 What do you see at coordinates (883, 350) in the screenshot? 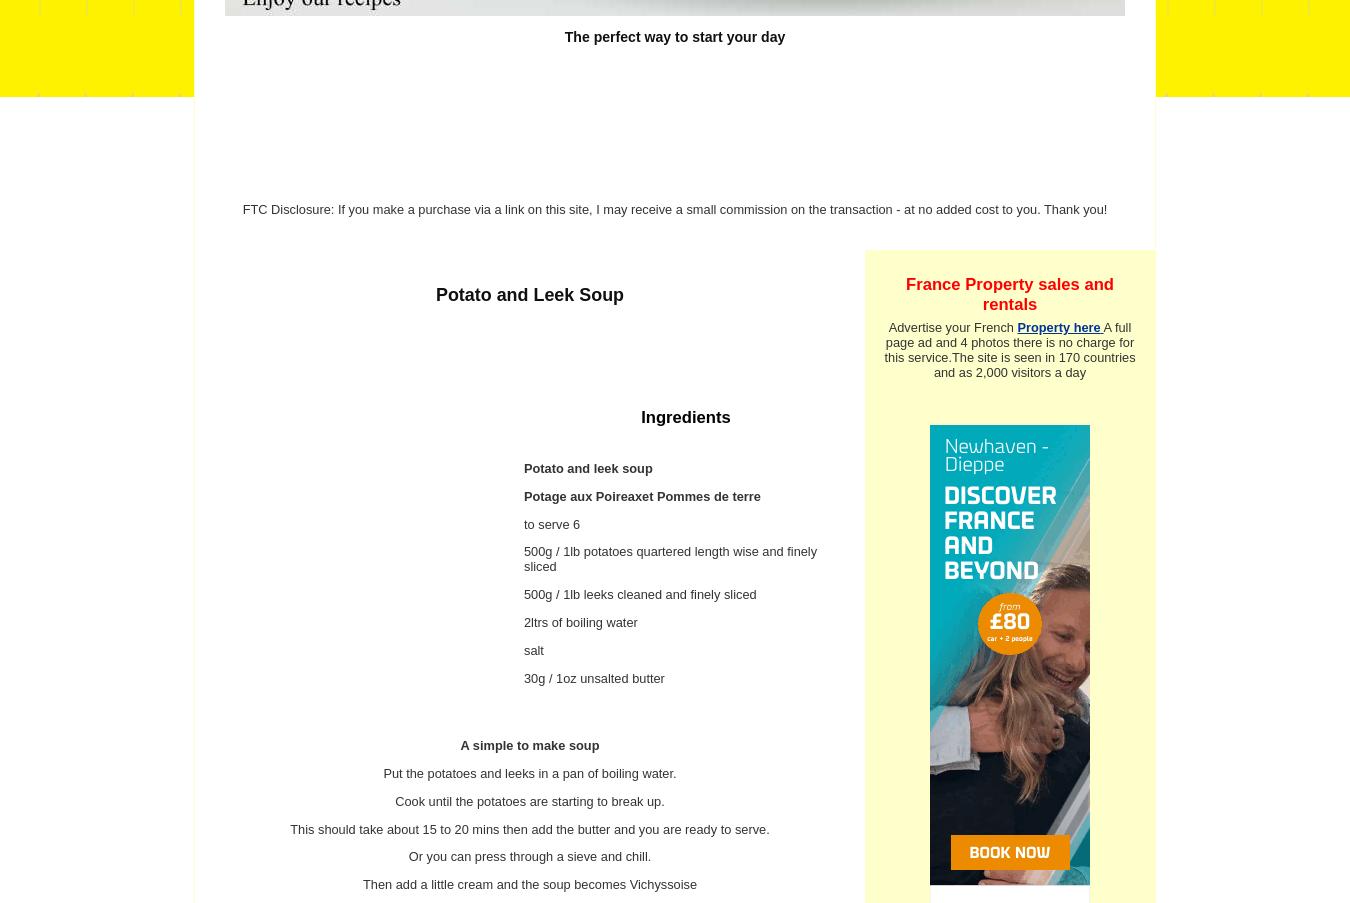
I see `'A full page ad and 4 photos there is no charge for this service.The site is
seen in 170 countries and as 2,000 visitors a day'` at bounding box center [883, 350].